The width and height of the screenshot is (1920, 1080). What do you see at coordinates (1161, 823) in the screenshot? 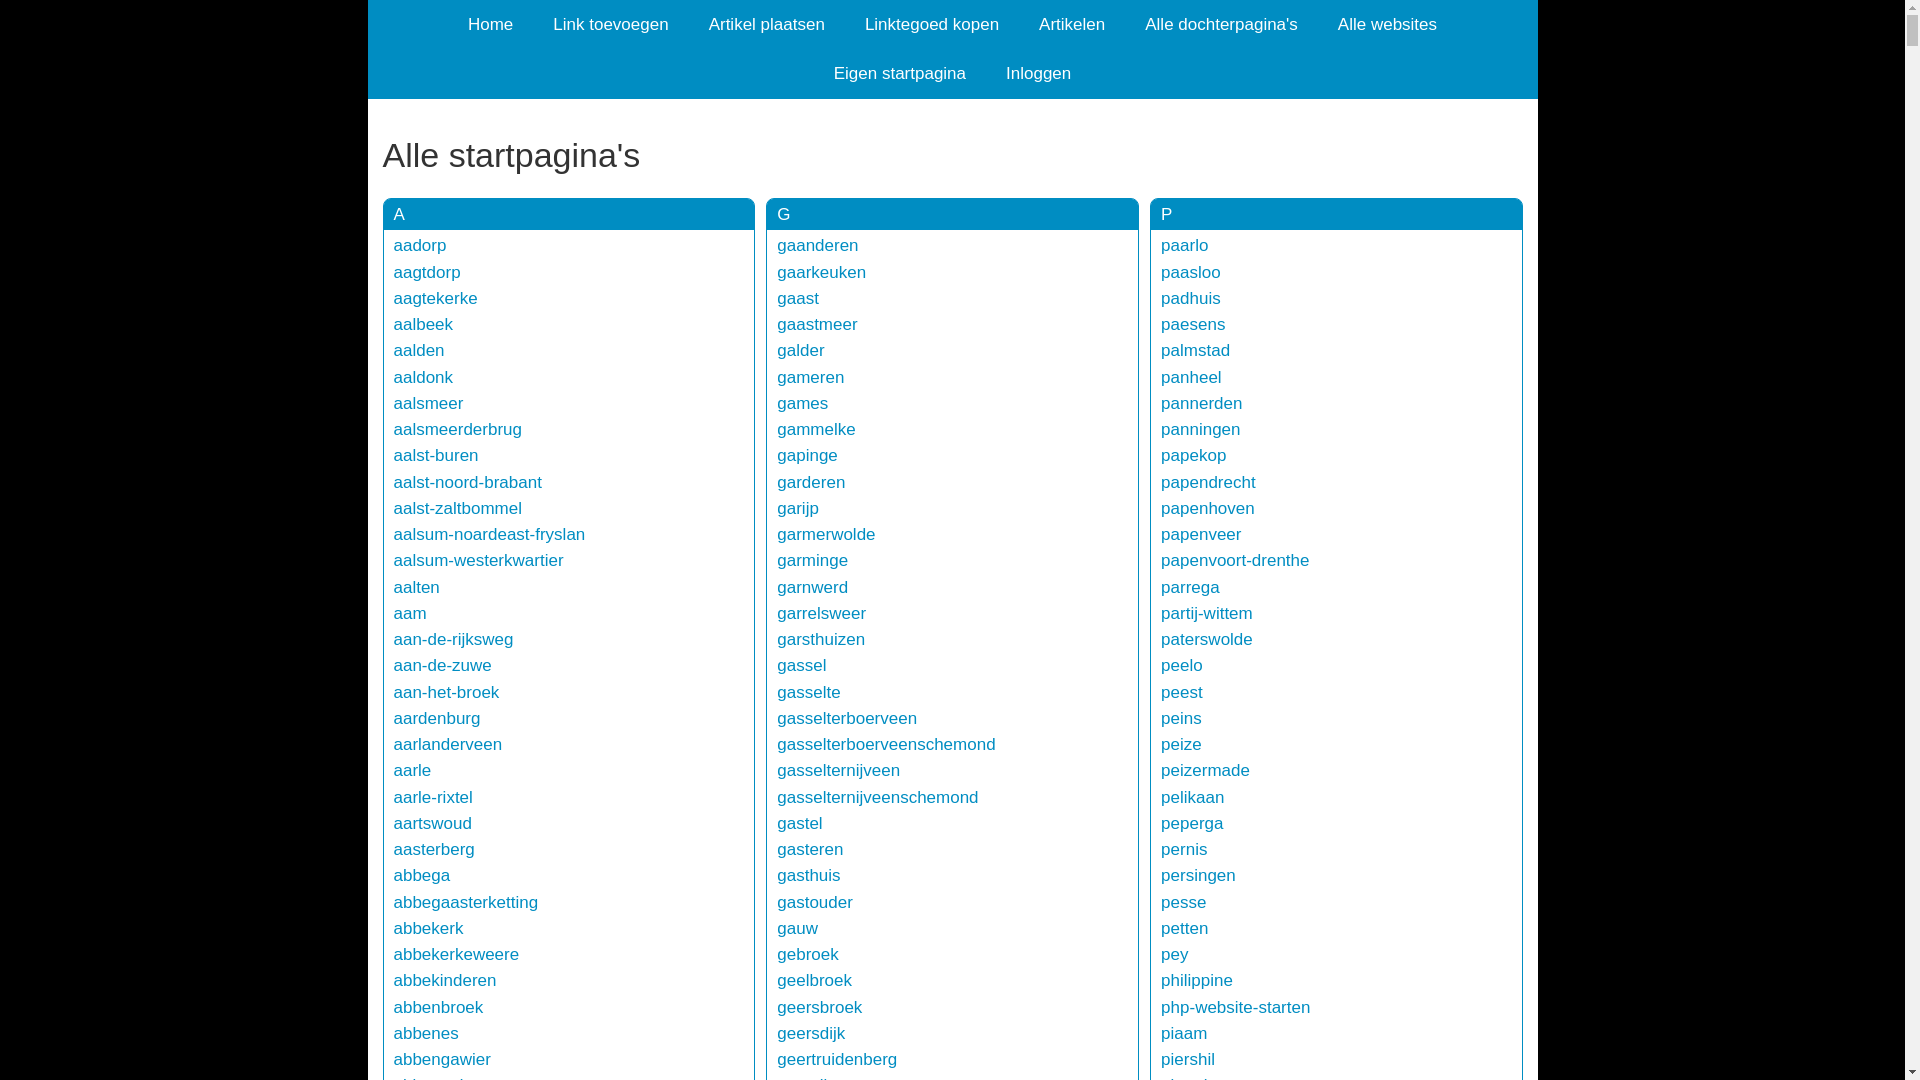
I see `'peperga'` at bounding box center [1161, 823].